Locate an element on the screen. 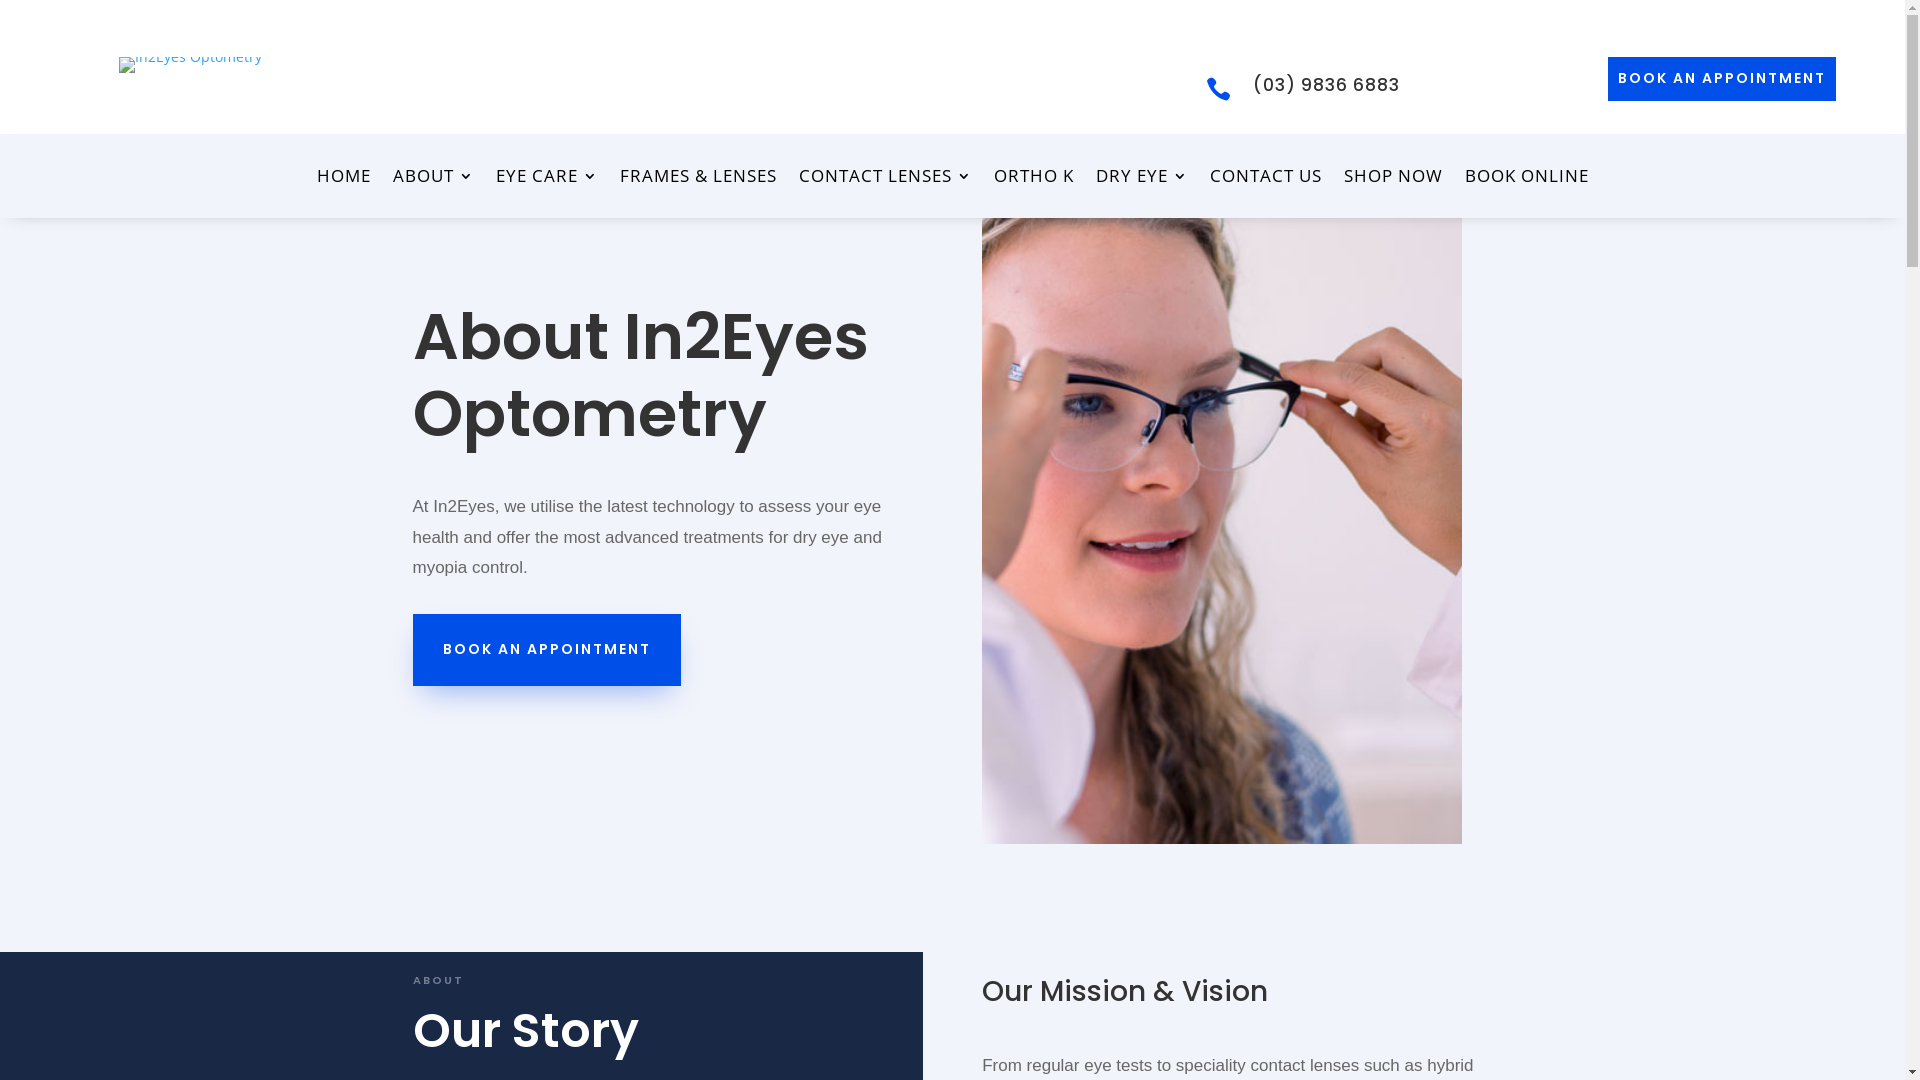 Image resolution: width=1920 pixels, height=1080 pixels. '(03) 9836 6883' is located at coordinates (1326, 83).